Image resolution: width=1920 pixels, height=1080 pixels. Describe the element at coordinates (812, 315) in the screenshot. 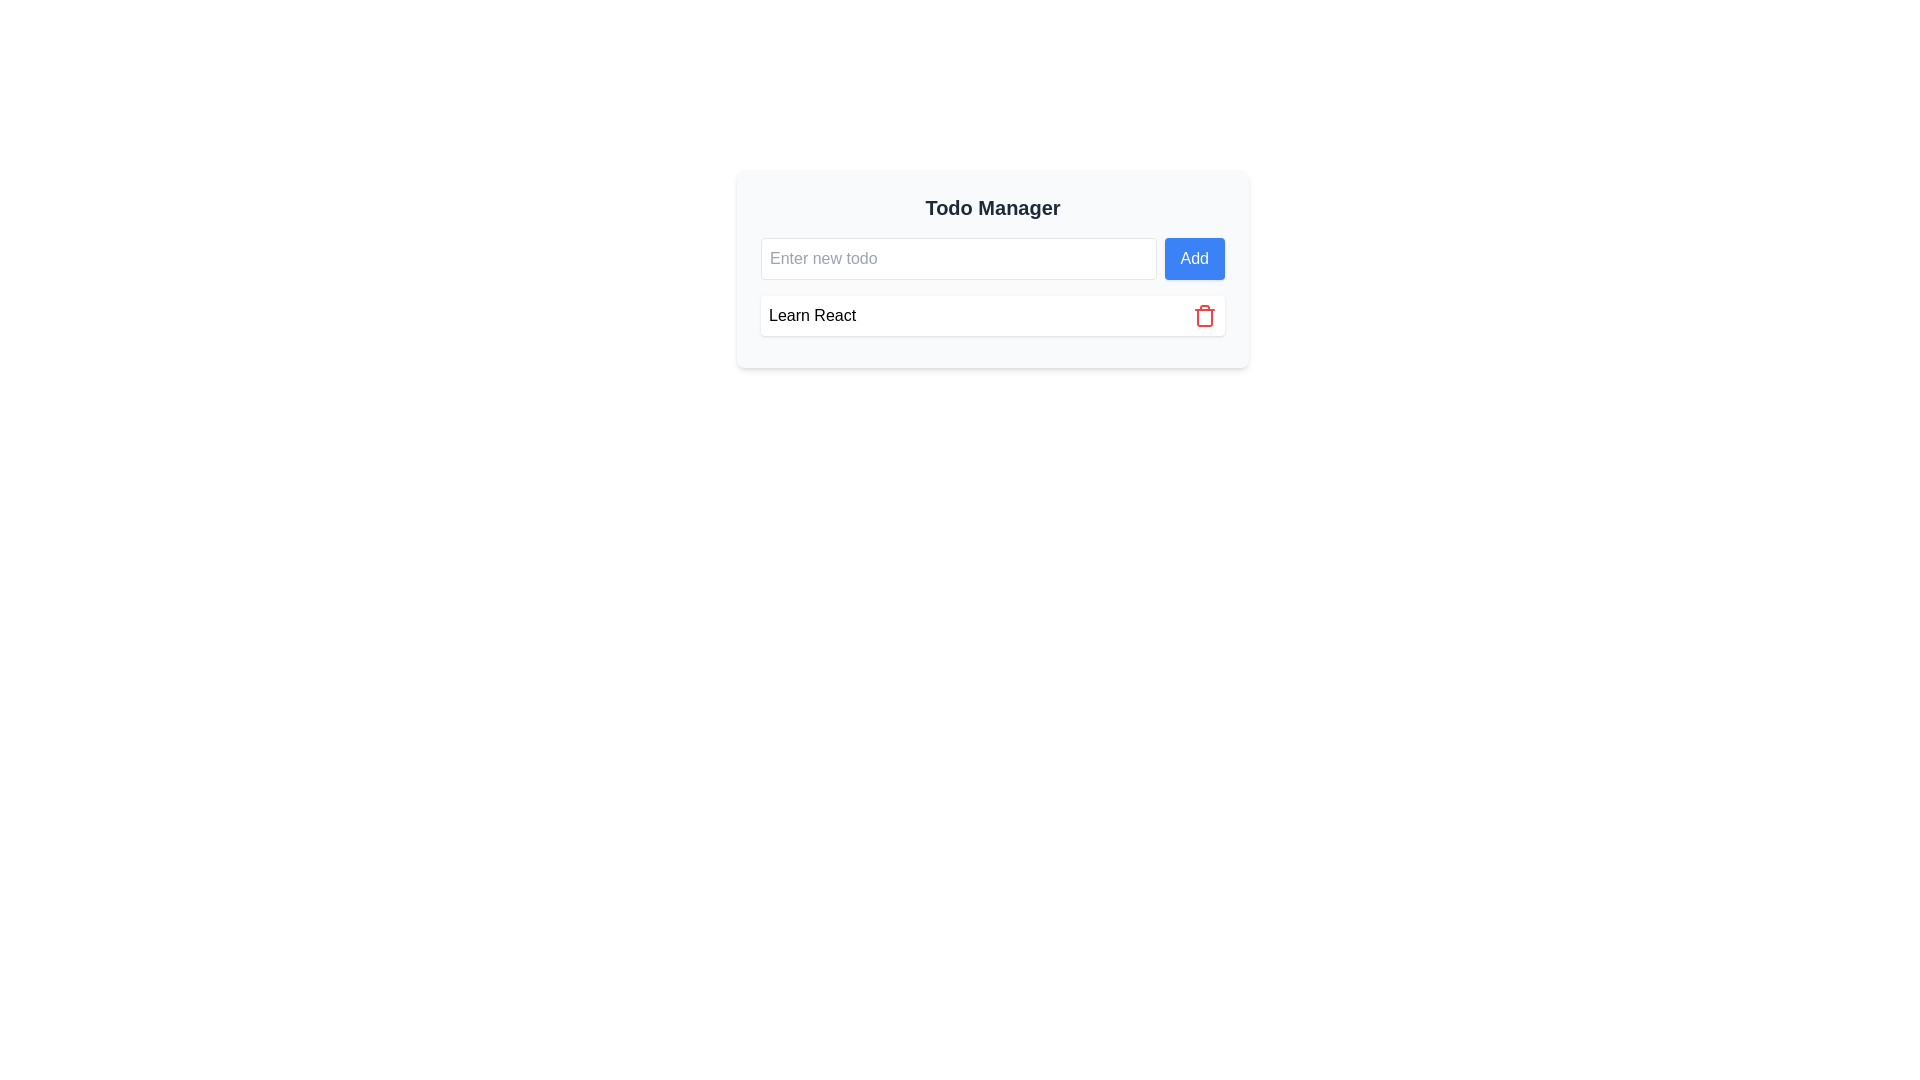

I see `the static text element that represents a task in the to-do list, displayed within a white-colored task box below the 'Todo Manager' title` at that location.